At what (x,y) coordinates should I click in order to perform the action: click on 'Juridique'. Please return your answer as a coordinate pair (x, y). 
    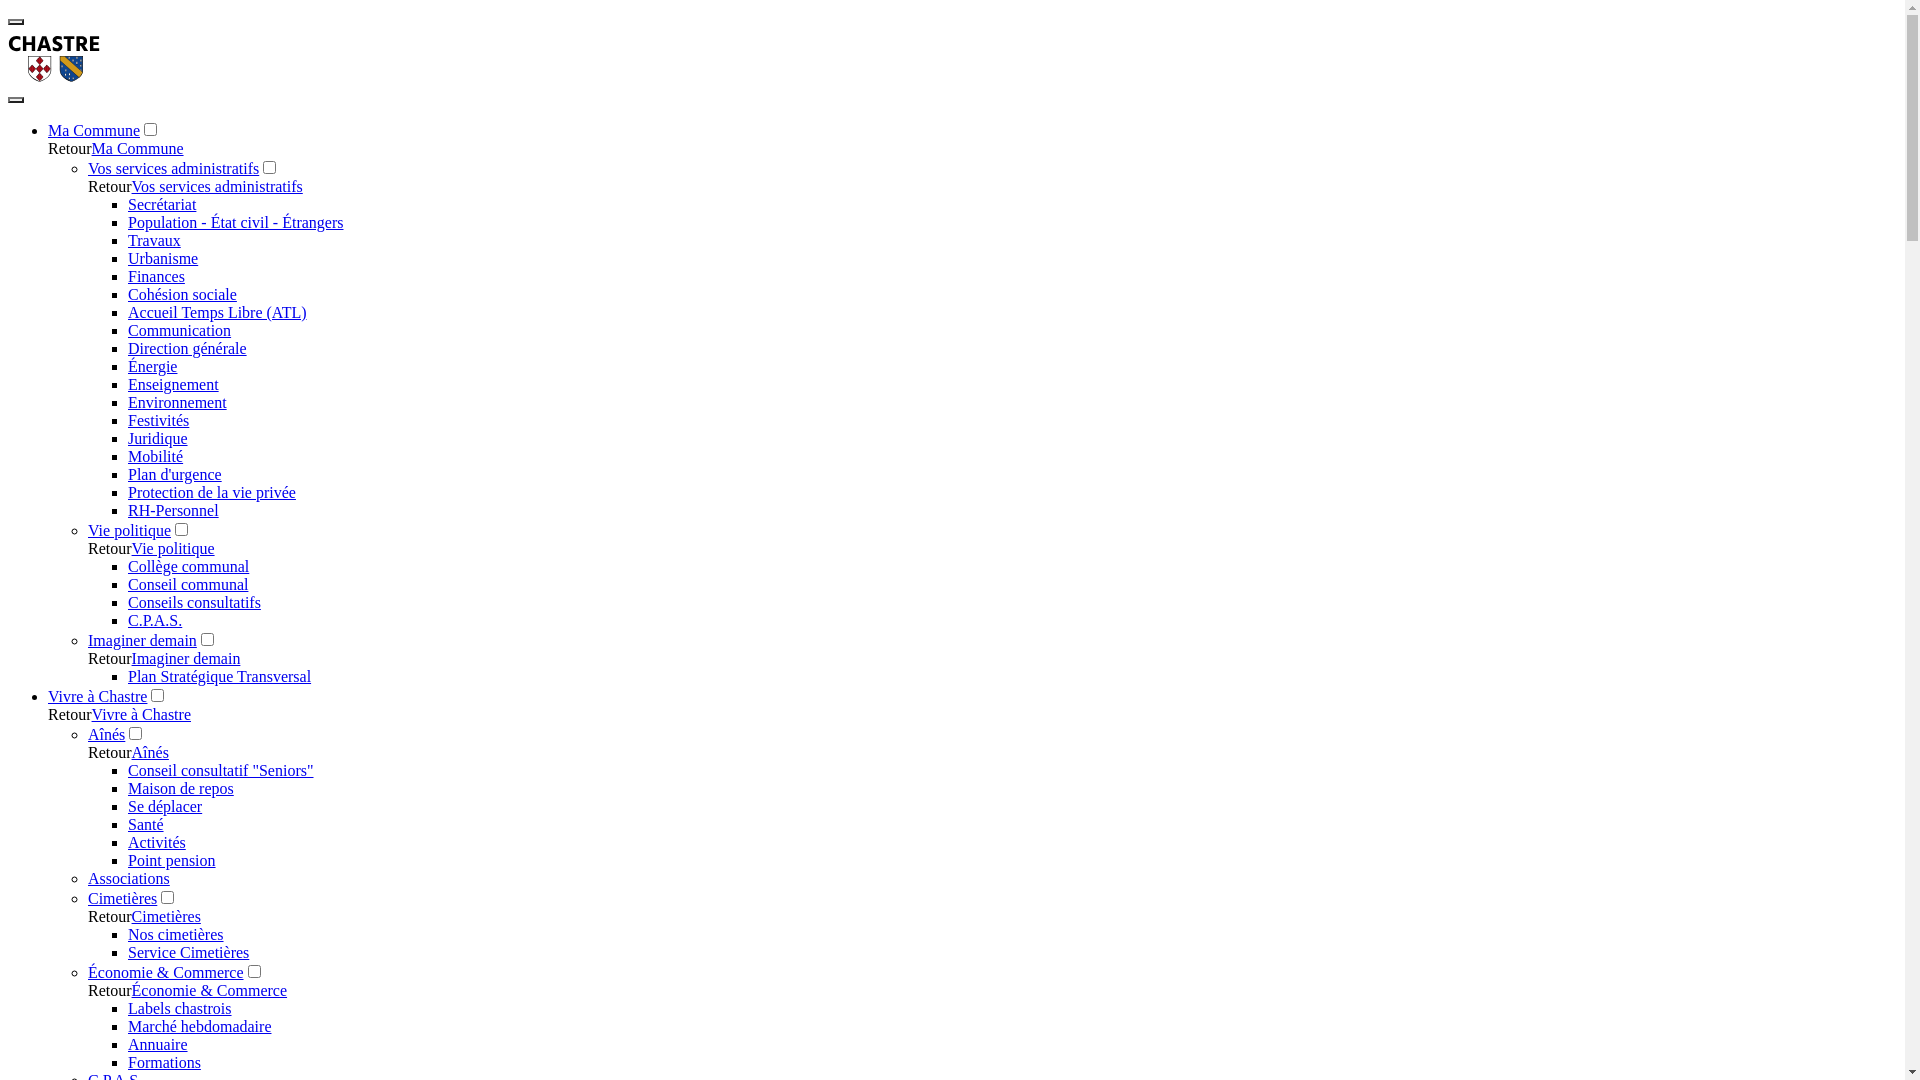
    Looking at the image, I should click on (157, 437).